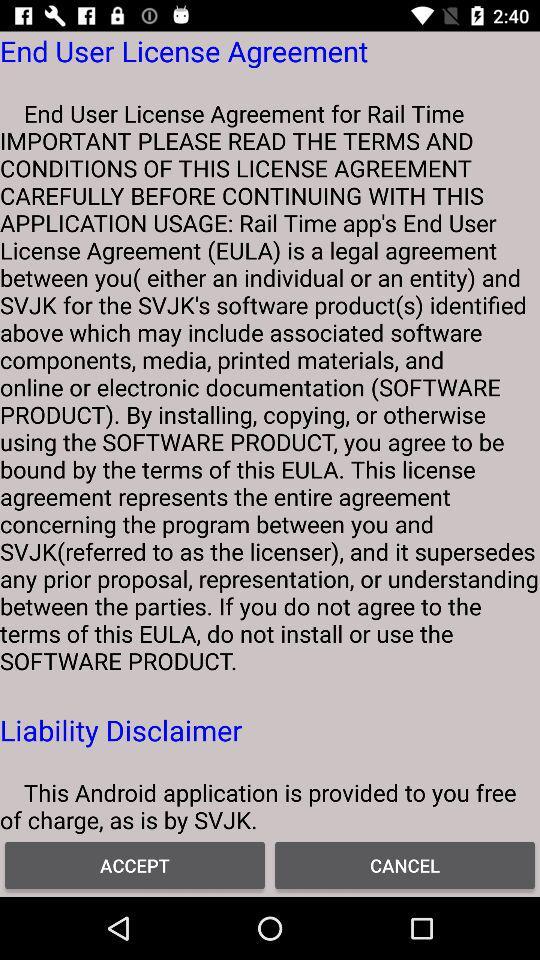  What do you see at coordinates (405, 864) in the screenshot?
I see `the icon below this android application app` at bounding box center [405, 864].